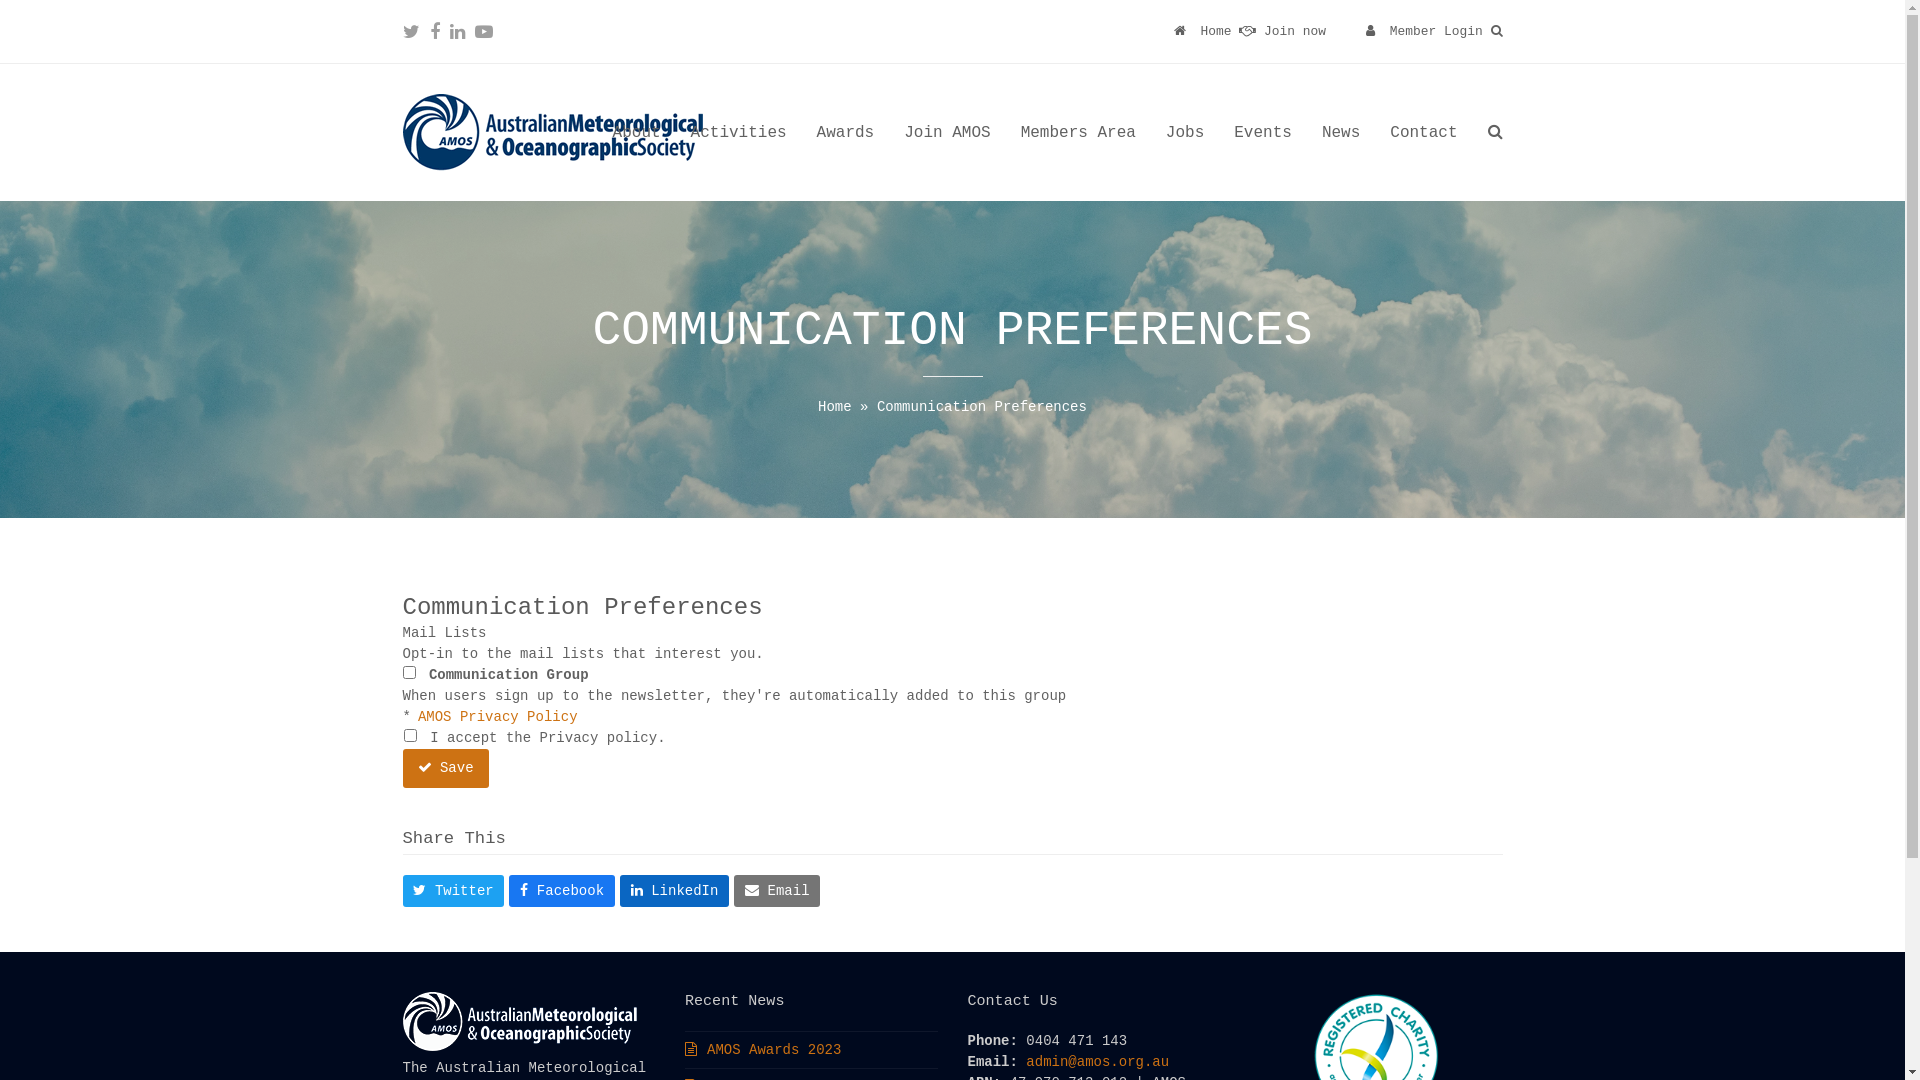  Describe the element at coordinates (1096, 1060) in the screenshot. I see `'admin@amos.org.au'` at that location.